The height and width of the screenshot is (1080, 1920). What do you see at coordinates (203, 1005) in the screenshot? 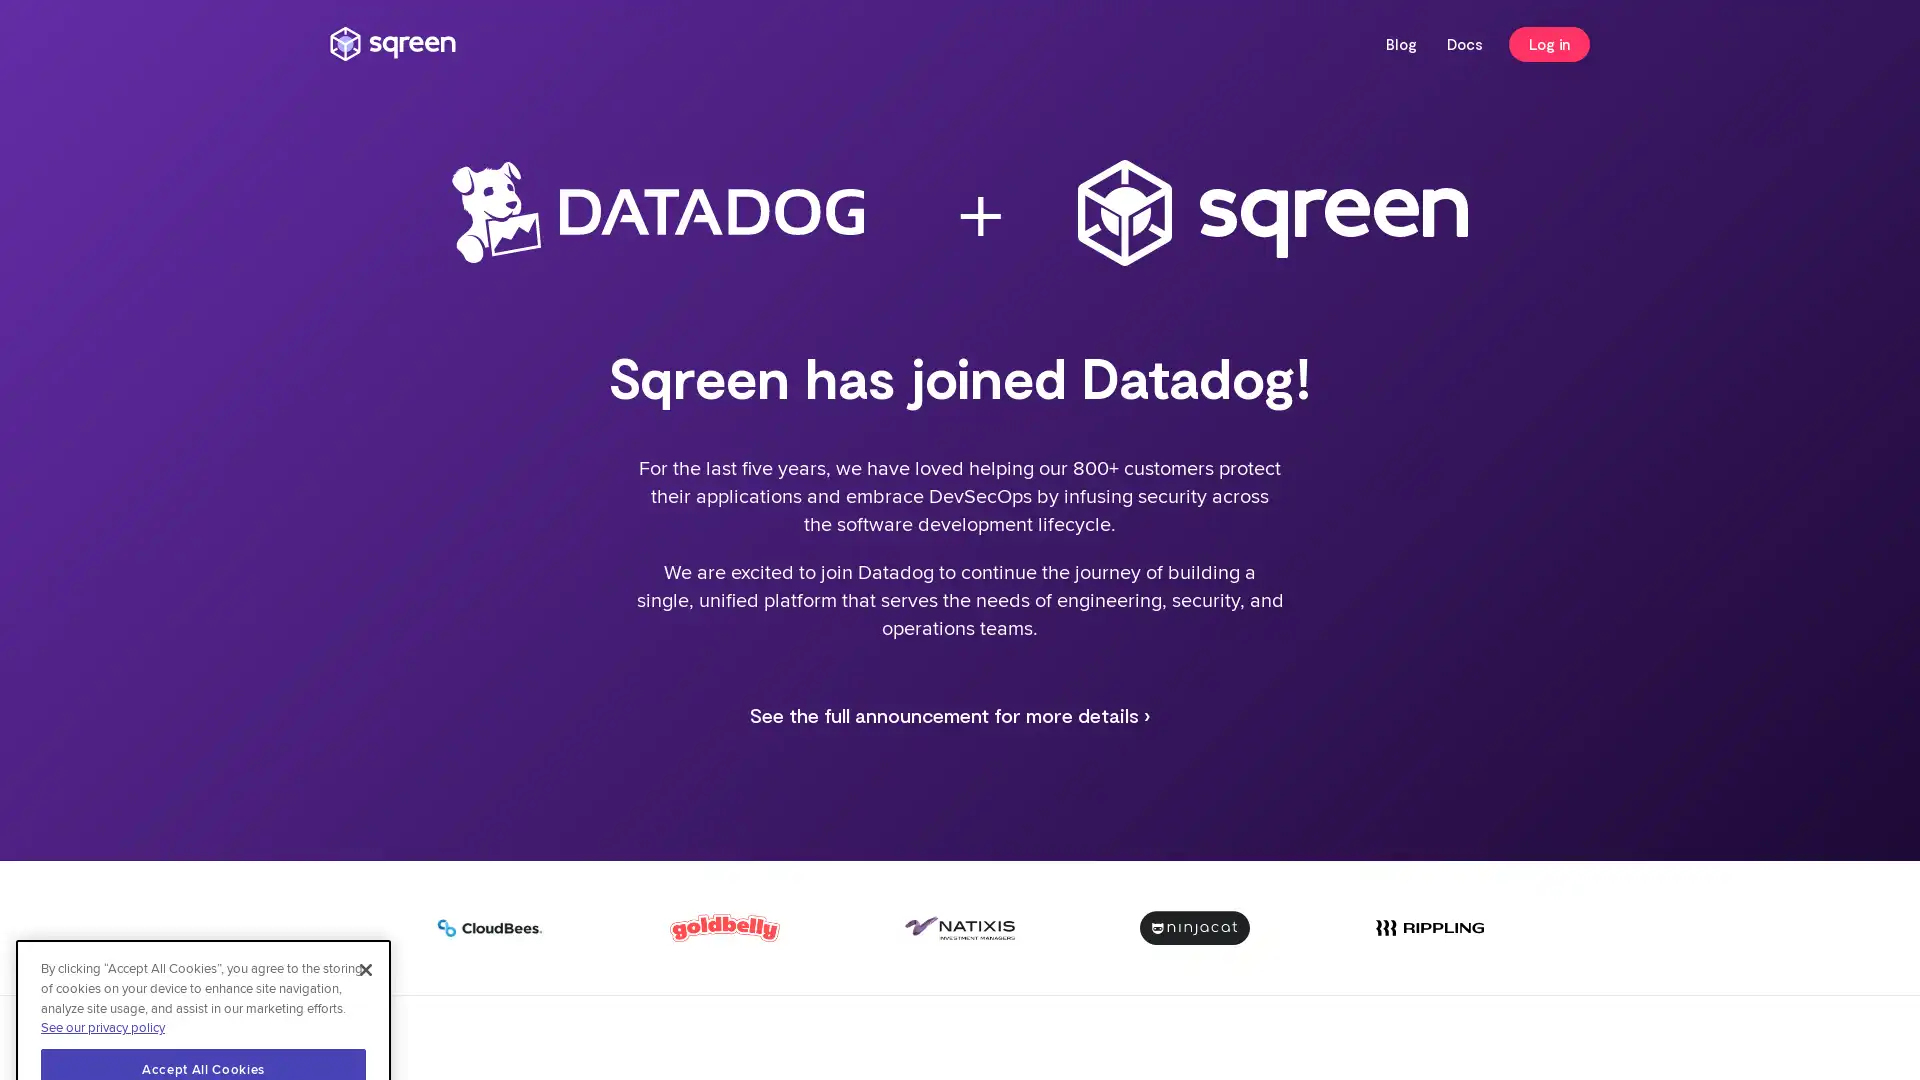
I see `Reject All` at bounding box center [203, 1005].